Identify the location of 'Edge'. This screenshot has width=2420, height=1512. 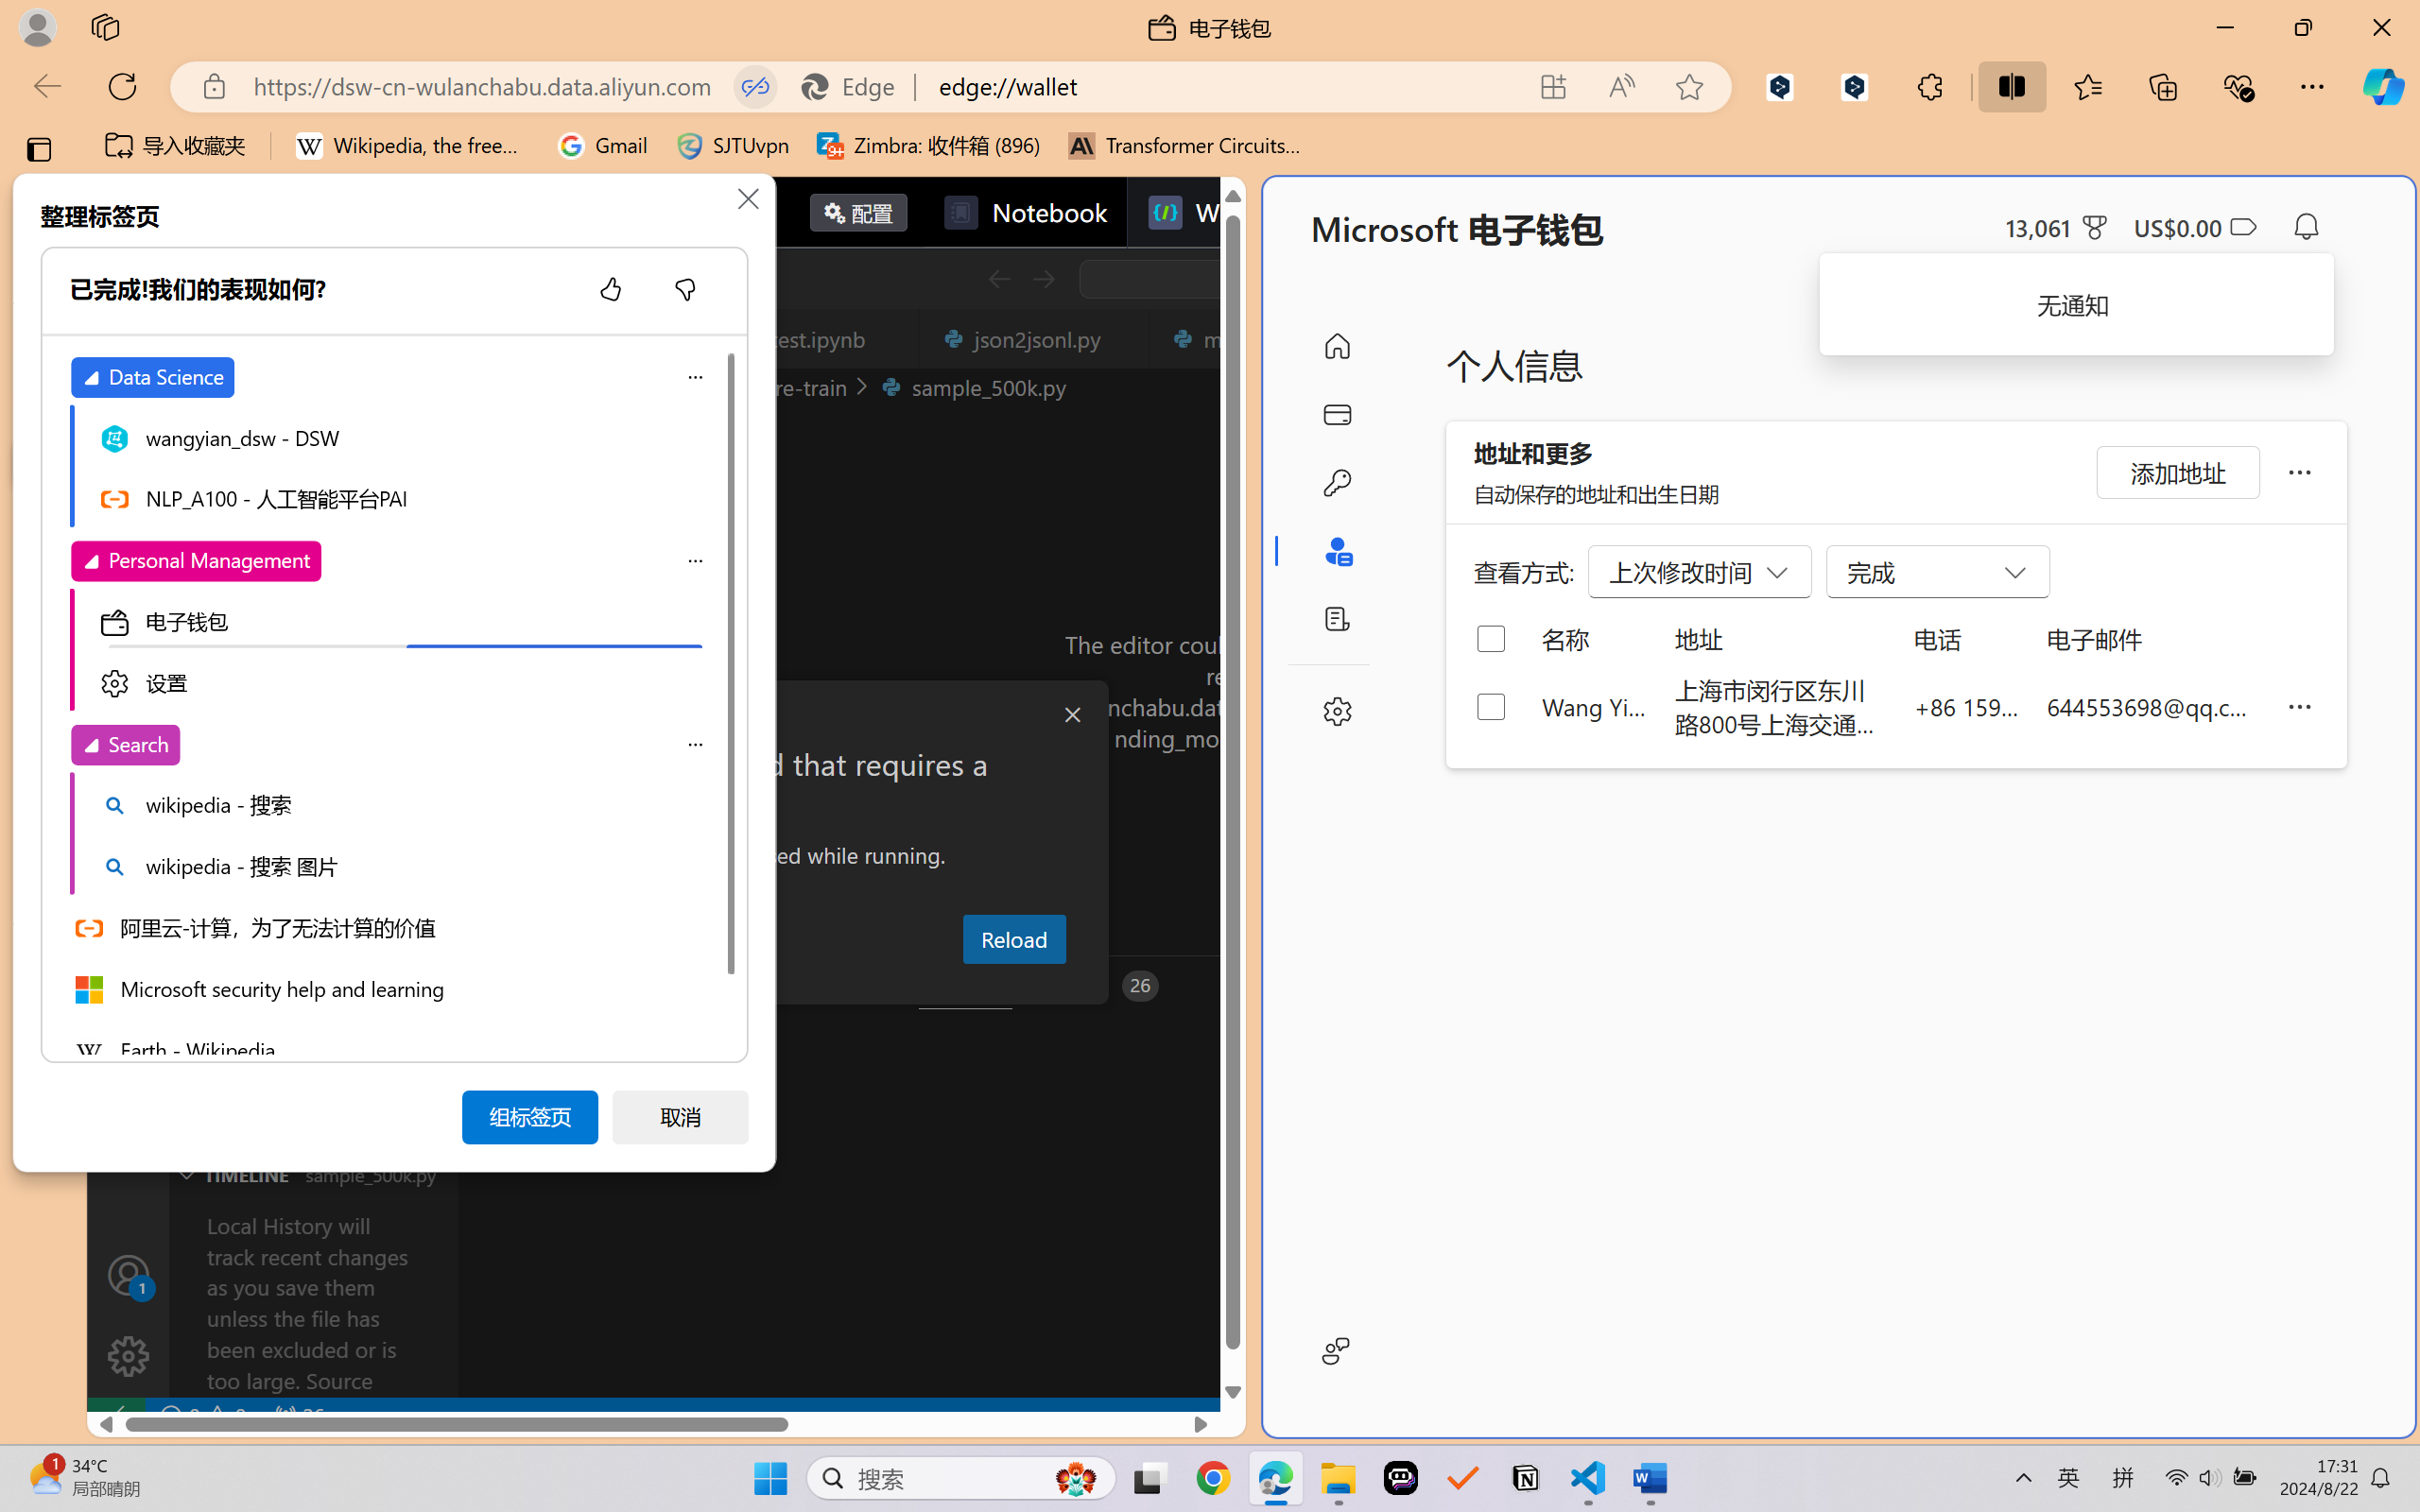
(856, 86).